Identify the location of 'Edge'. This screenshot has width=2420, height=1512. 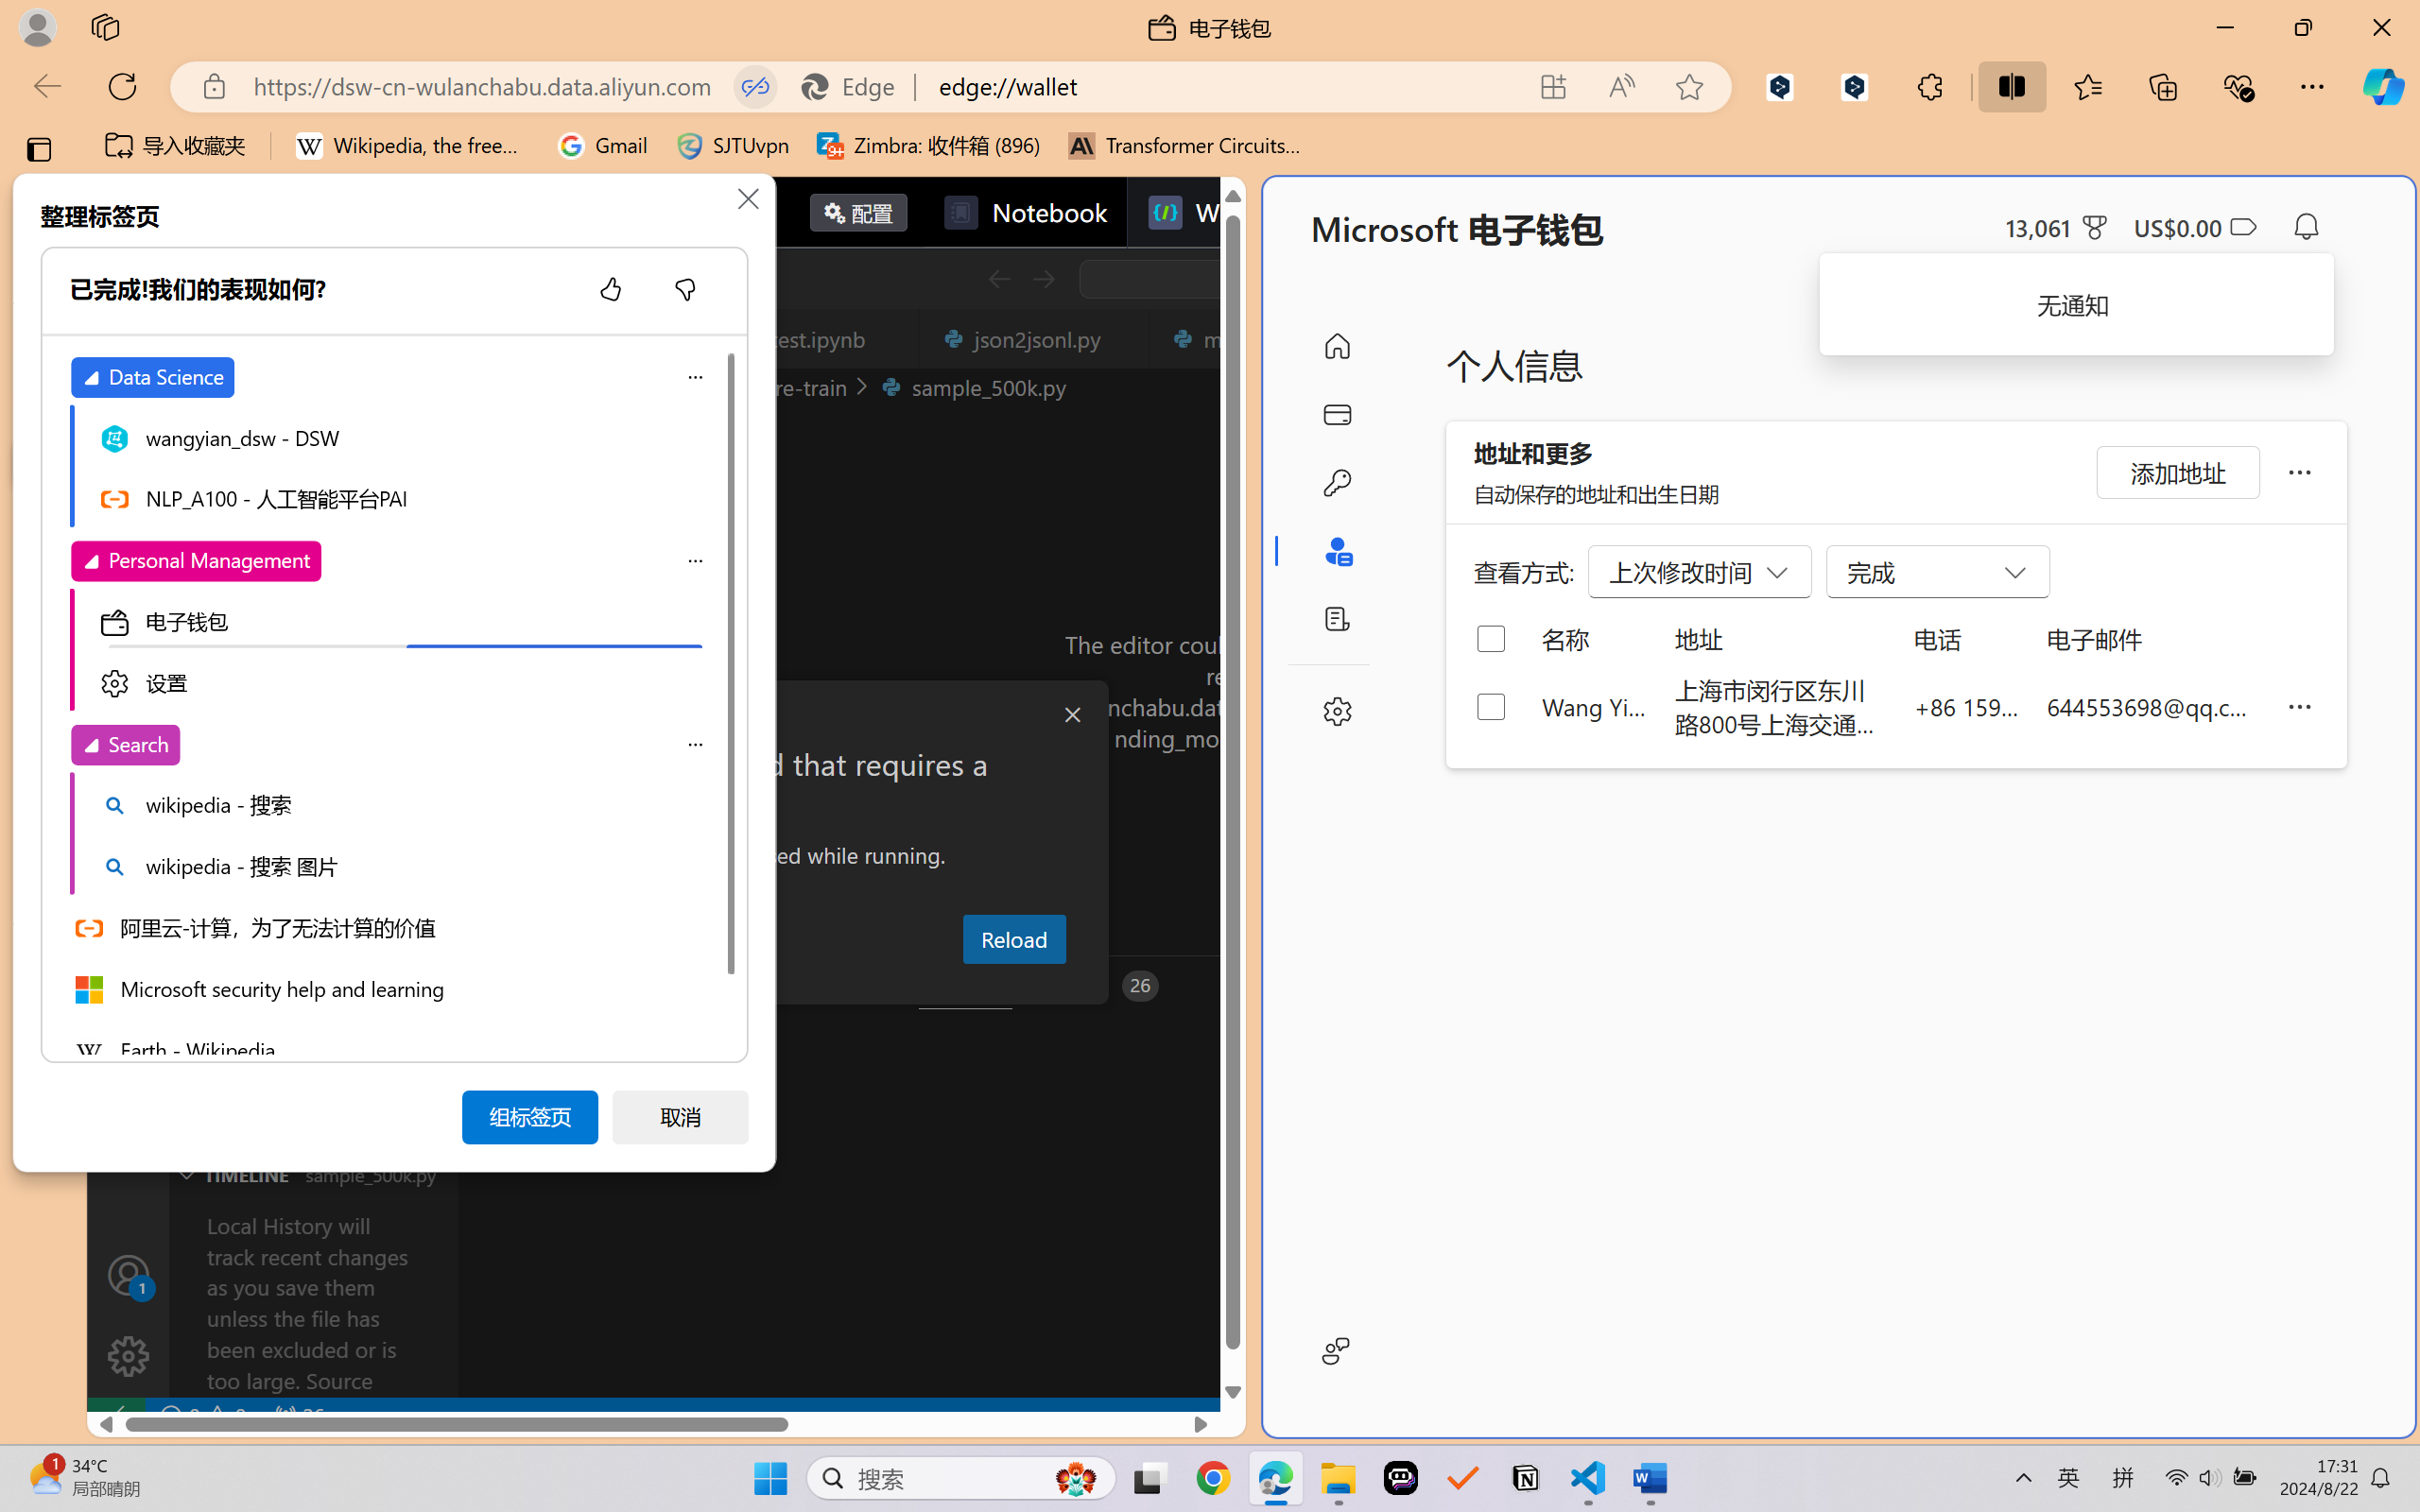
(856, 86).